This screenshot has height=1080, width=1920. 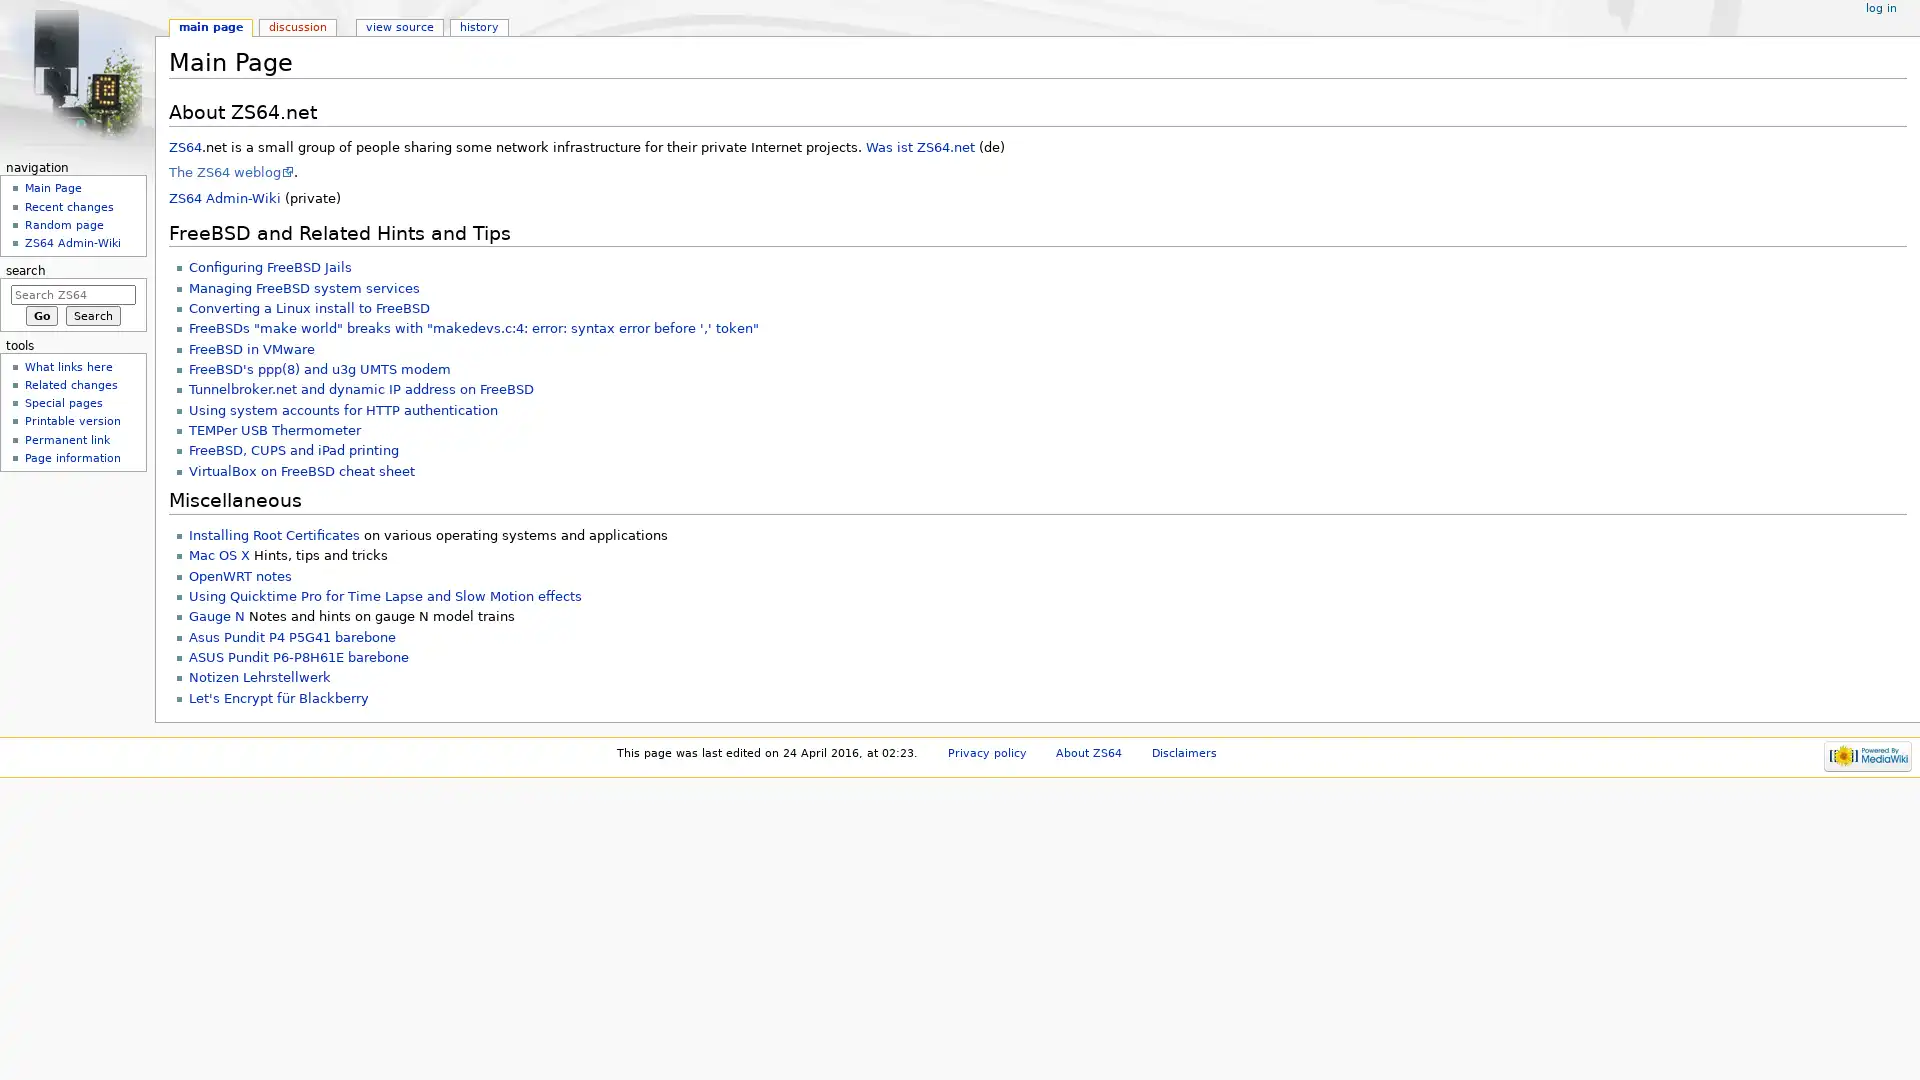 I want to click on Search, so click(x=92, y=315).